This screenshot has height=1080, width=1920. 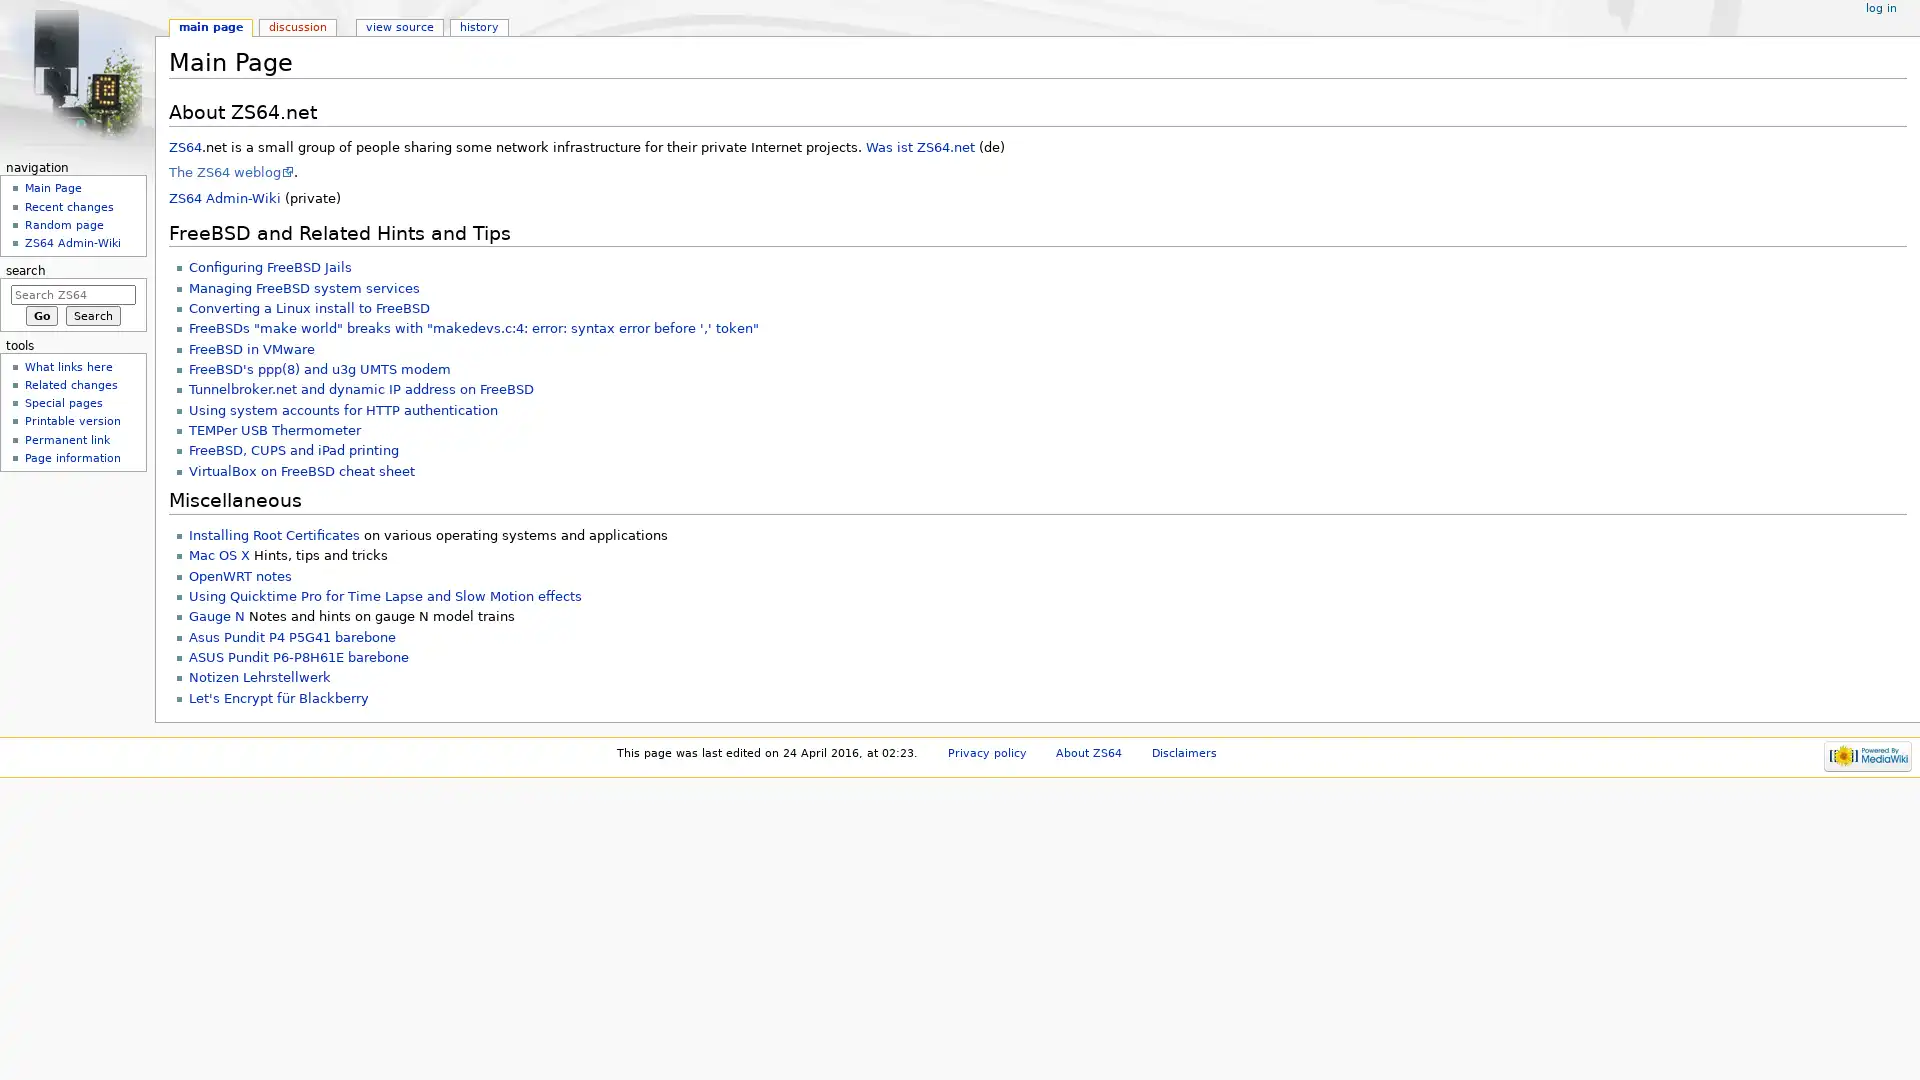 I want to click on Search, so click(x=92, y=315).